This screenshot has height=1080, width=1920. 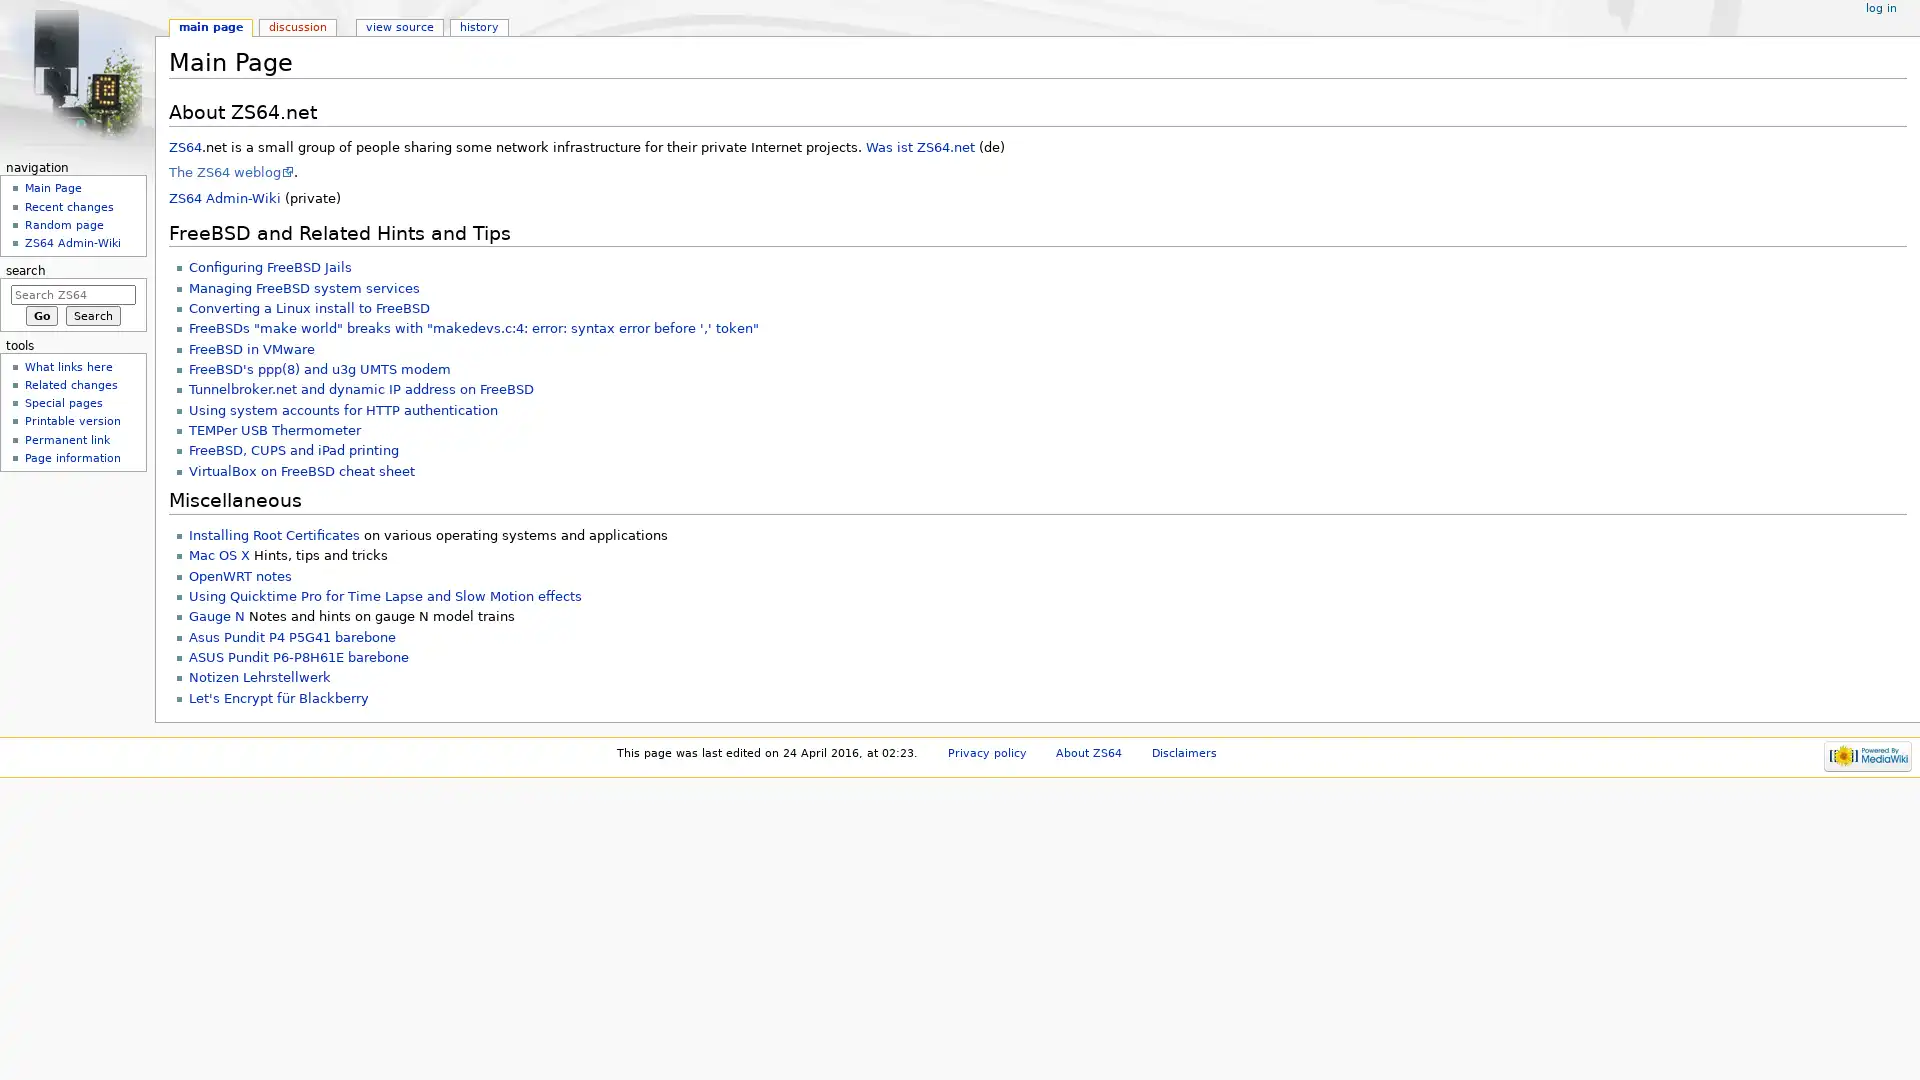 I want to click on Search, so click(x=92, y=315).